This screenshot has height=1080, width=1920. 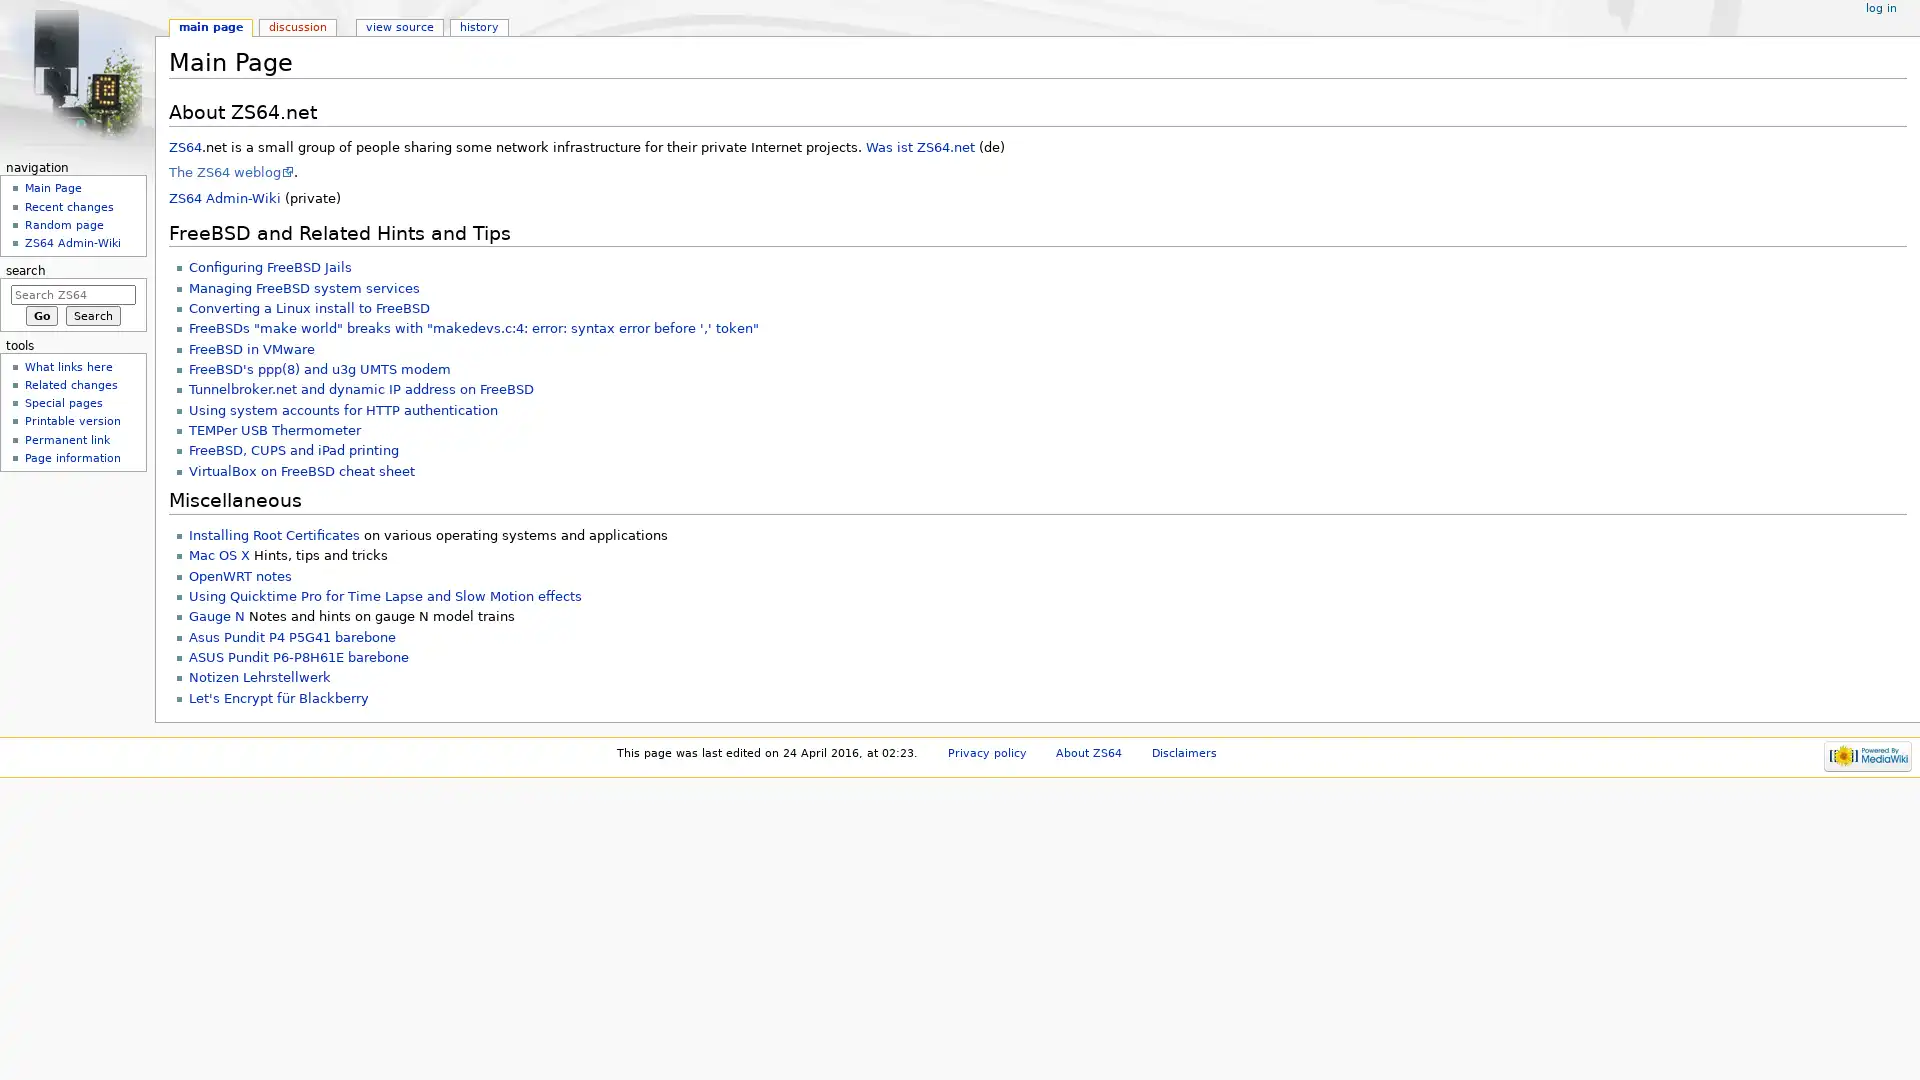 I want to click on Search, so click(x=92, y=315).